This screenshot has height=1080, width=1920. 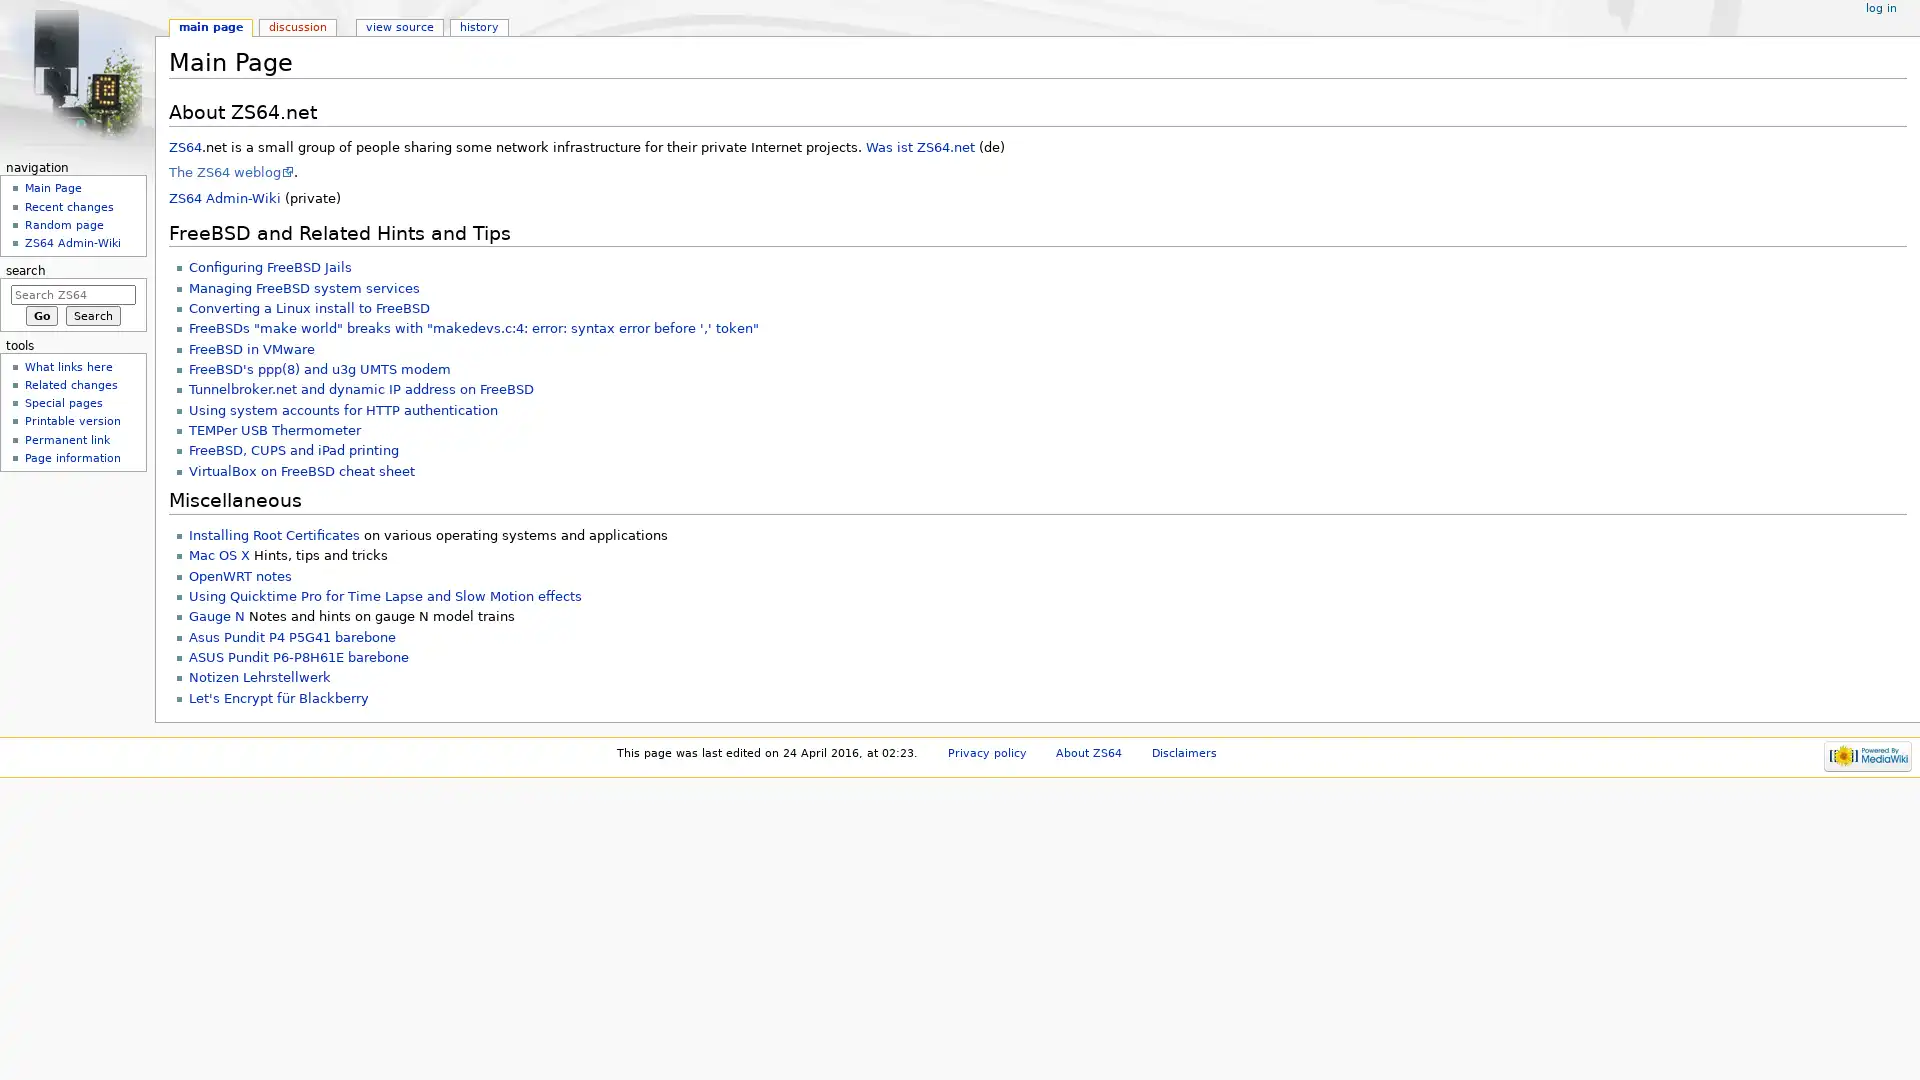 I want to click on Search, so click(x=92, y=315).